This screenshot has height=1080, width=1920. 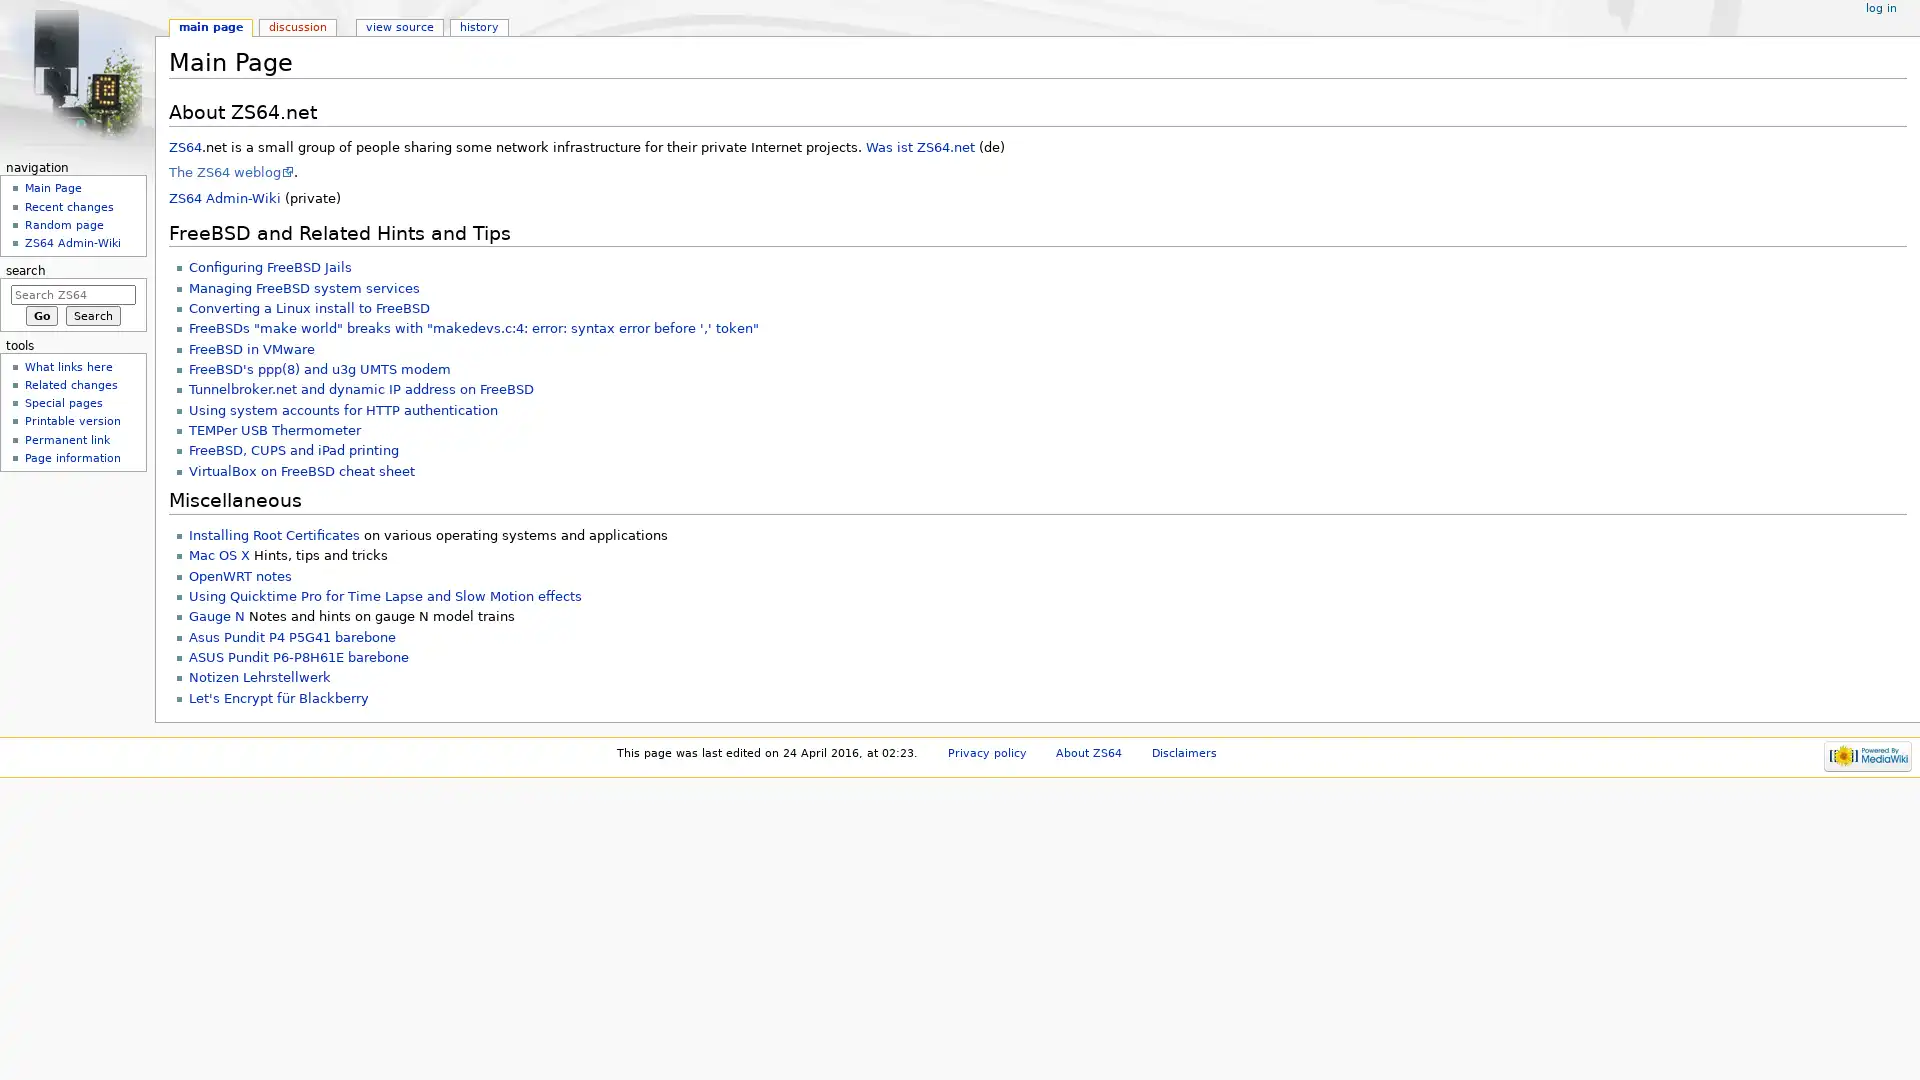 I want to click on Search, so click(x=92, y=315).